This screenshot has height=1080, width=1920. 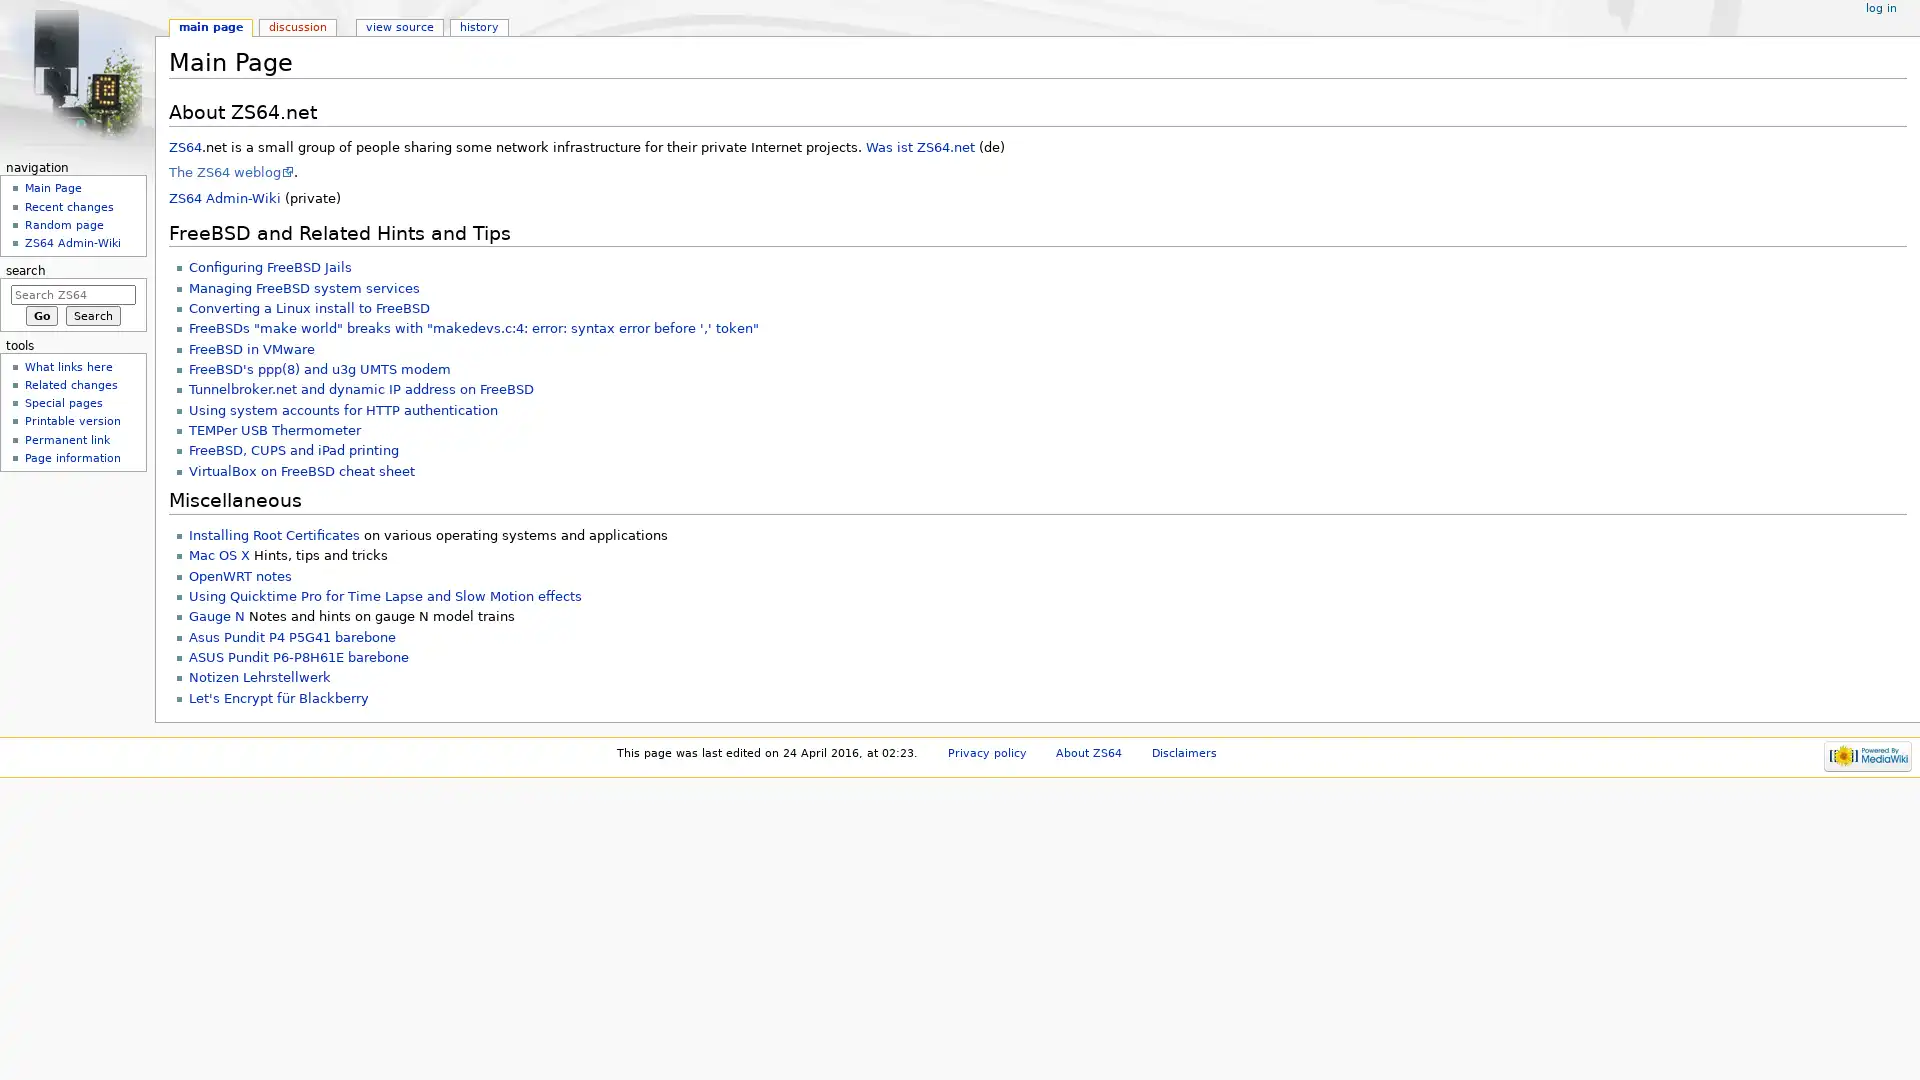 I want to click on Search, so click(x=92, y=315).